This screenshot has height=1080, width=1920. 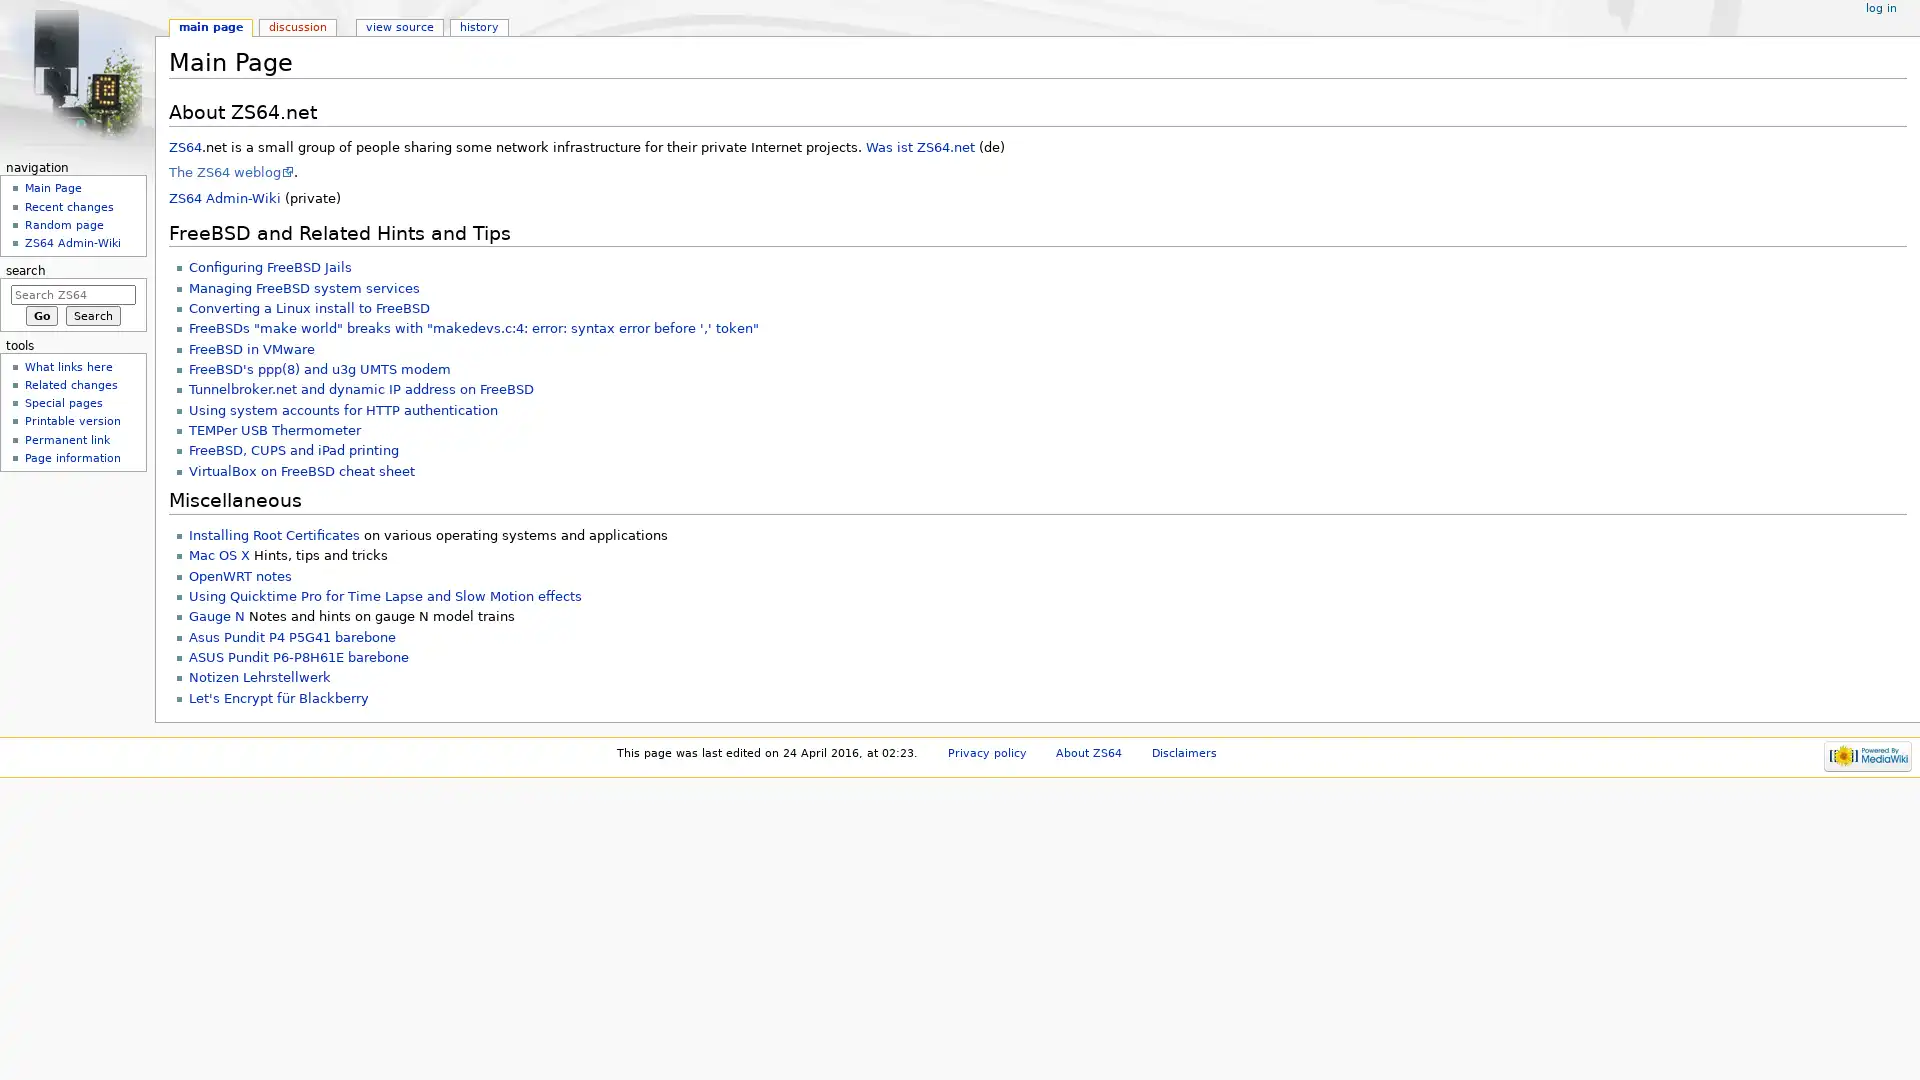 I want to click on Search, so click(x=92, y=315).